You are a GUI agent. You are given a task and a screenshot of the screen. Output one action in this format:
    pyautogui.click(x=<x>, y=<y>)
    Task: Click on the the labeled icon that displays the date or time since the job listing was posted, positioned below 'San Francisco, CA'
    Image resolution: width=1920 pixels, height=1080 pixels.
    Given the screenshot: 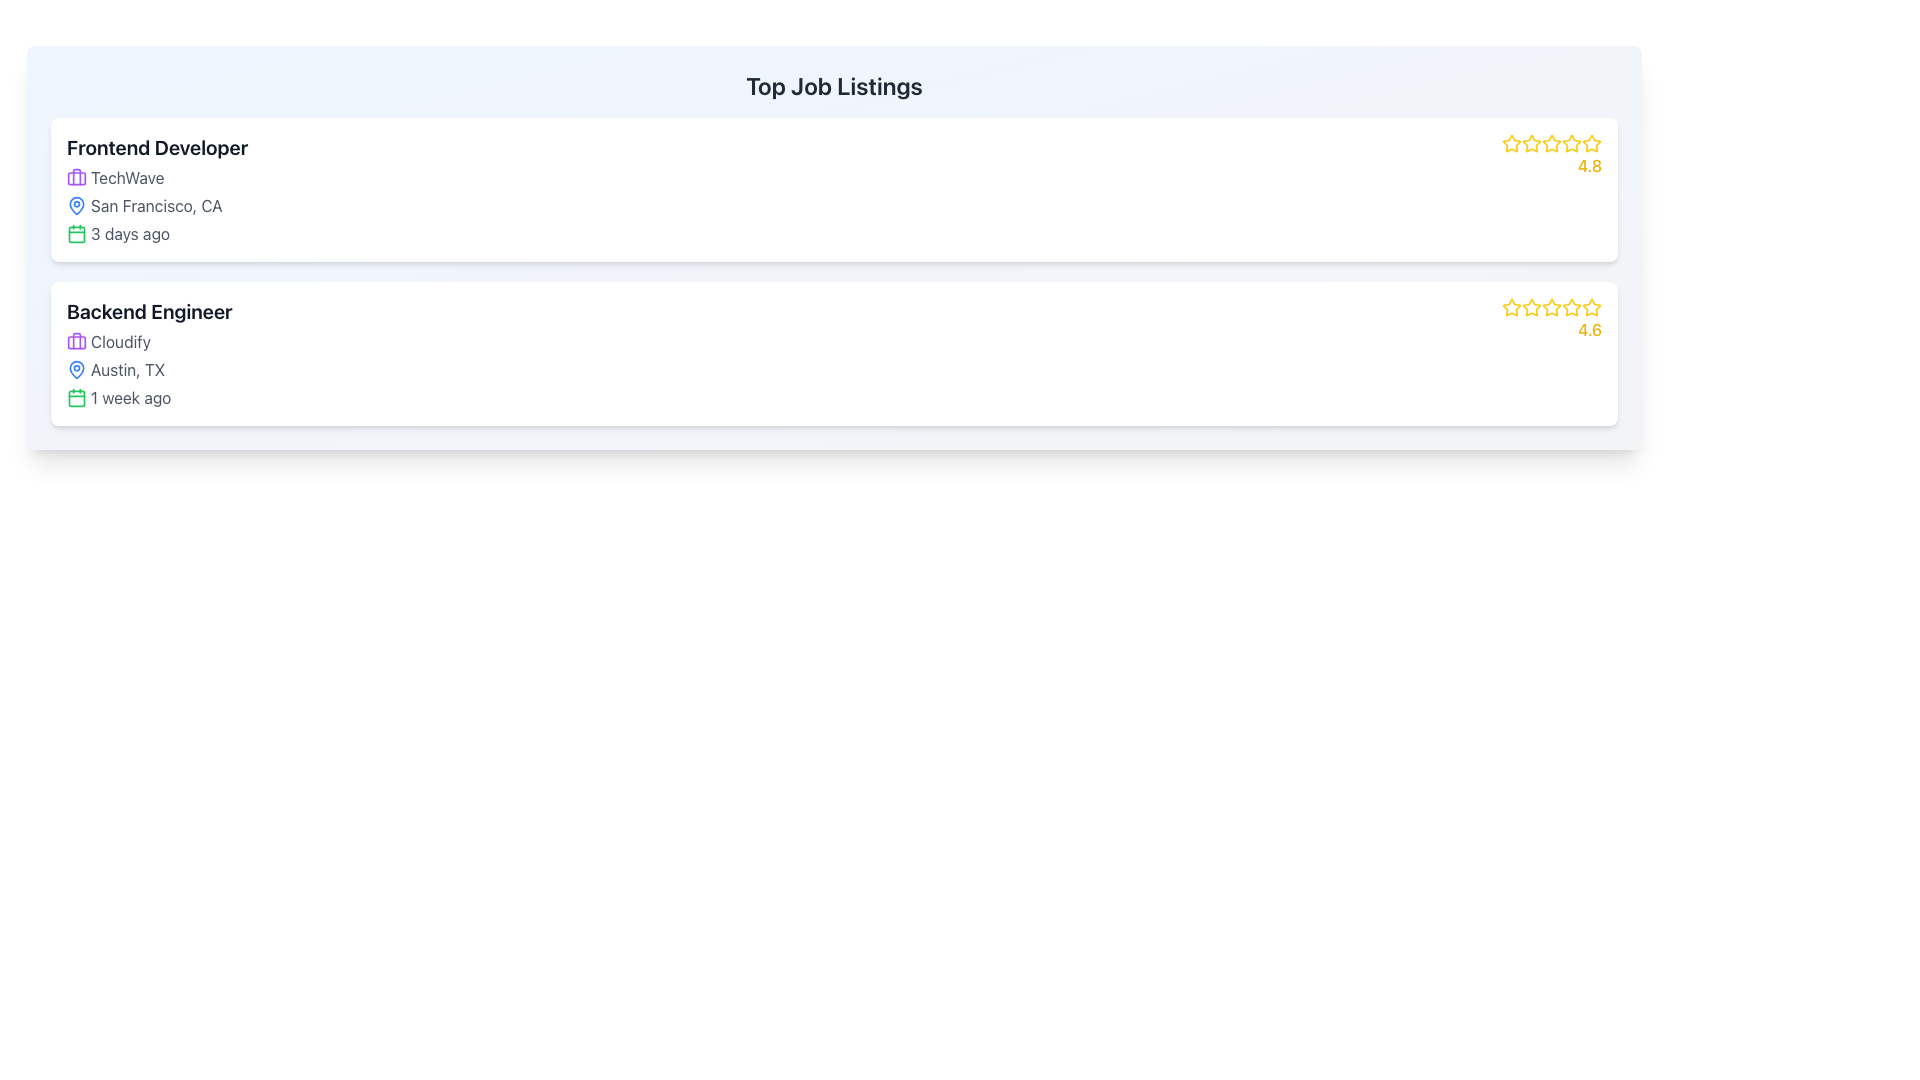 What is the action you would take?
    pyautogui.click(x=156, y=233)
    